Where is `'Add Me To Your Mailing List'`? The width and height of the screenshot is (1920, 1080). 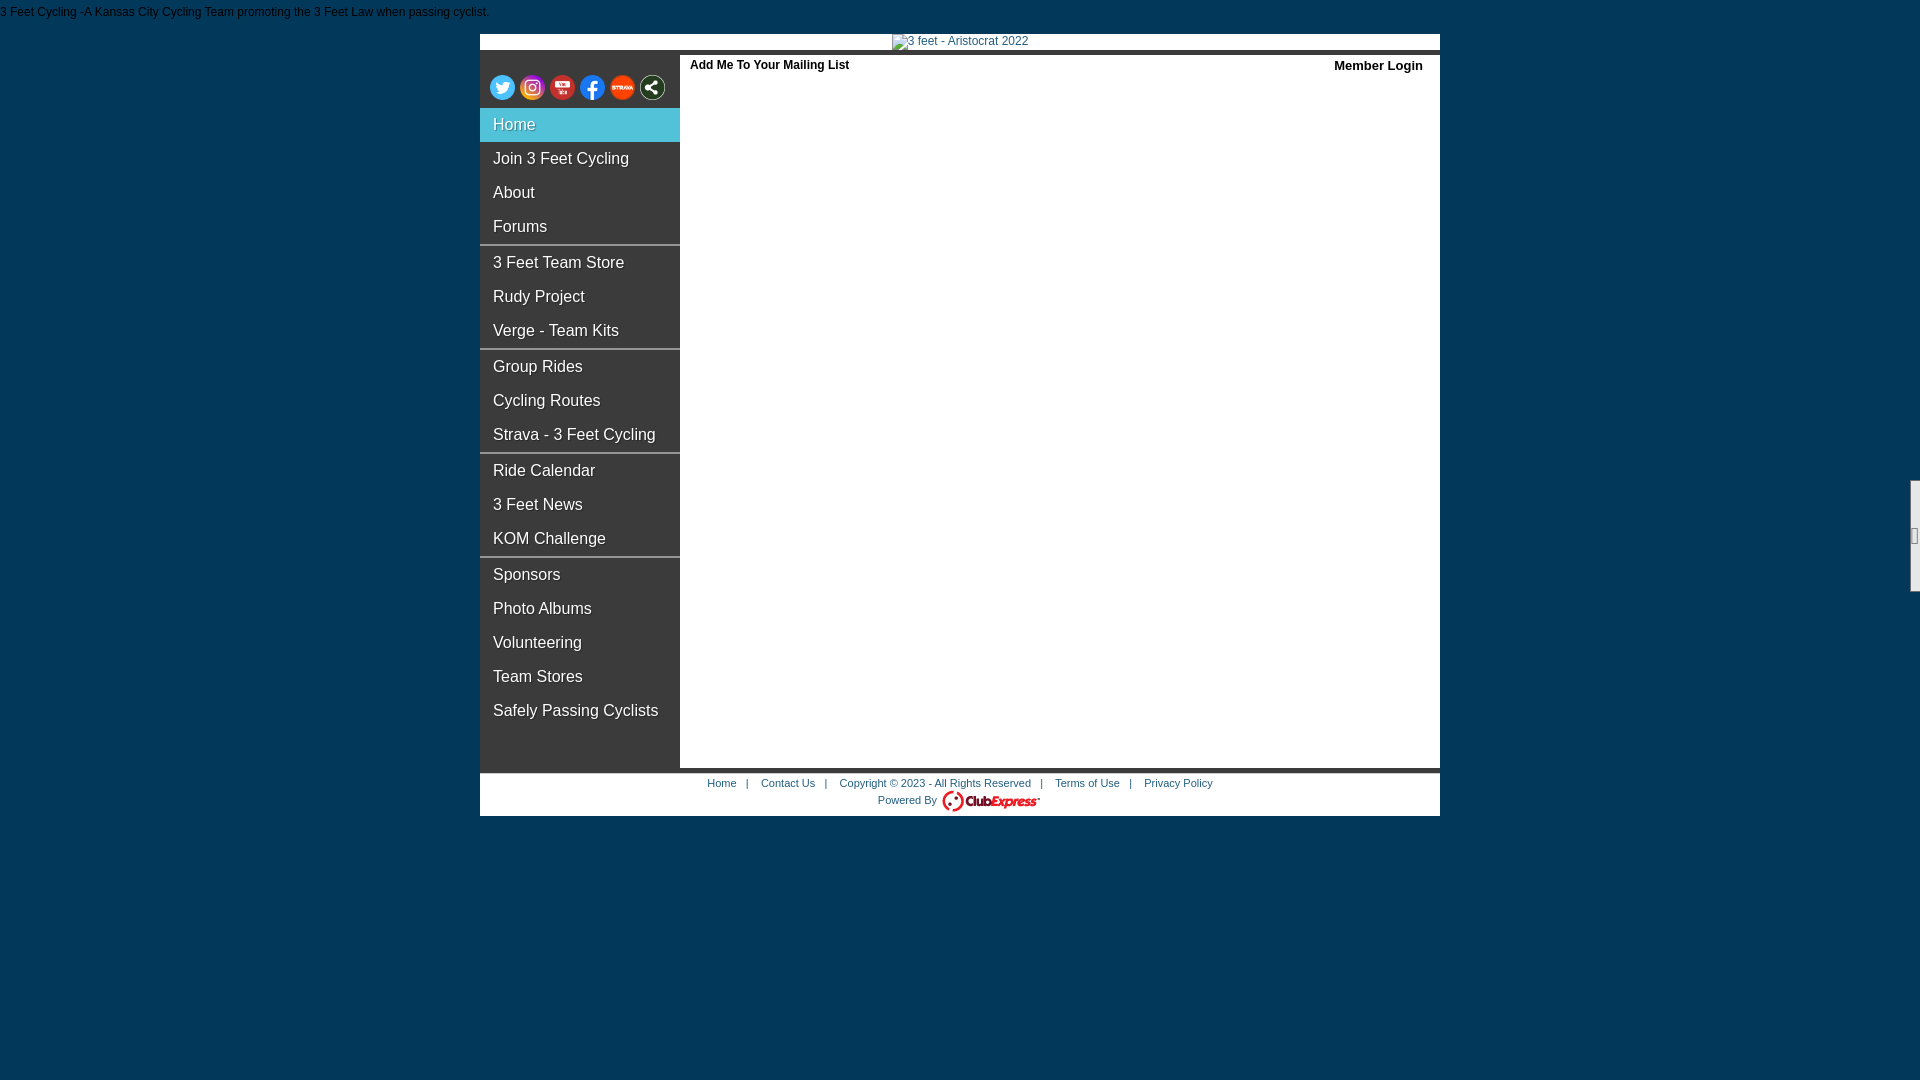
'Add Me To Your Mailing List' is located at coordinates (690, 64).